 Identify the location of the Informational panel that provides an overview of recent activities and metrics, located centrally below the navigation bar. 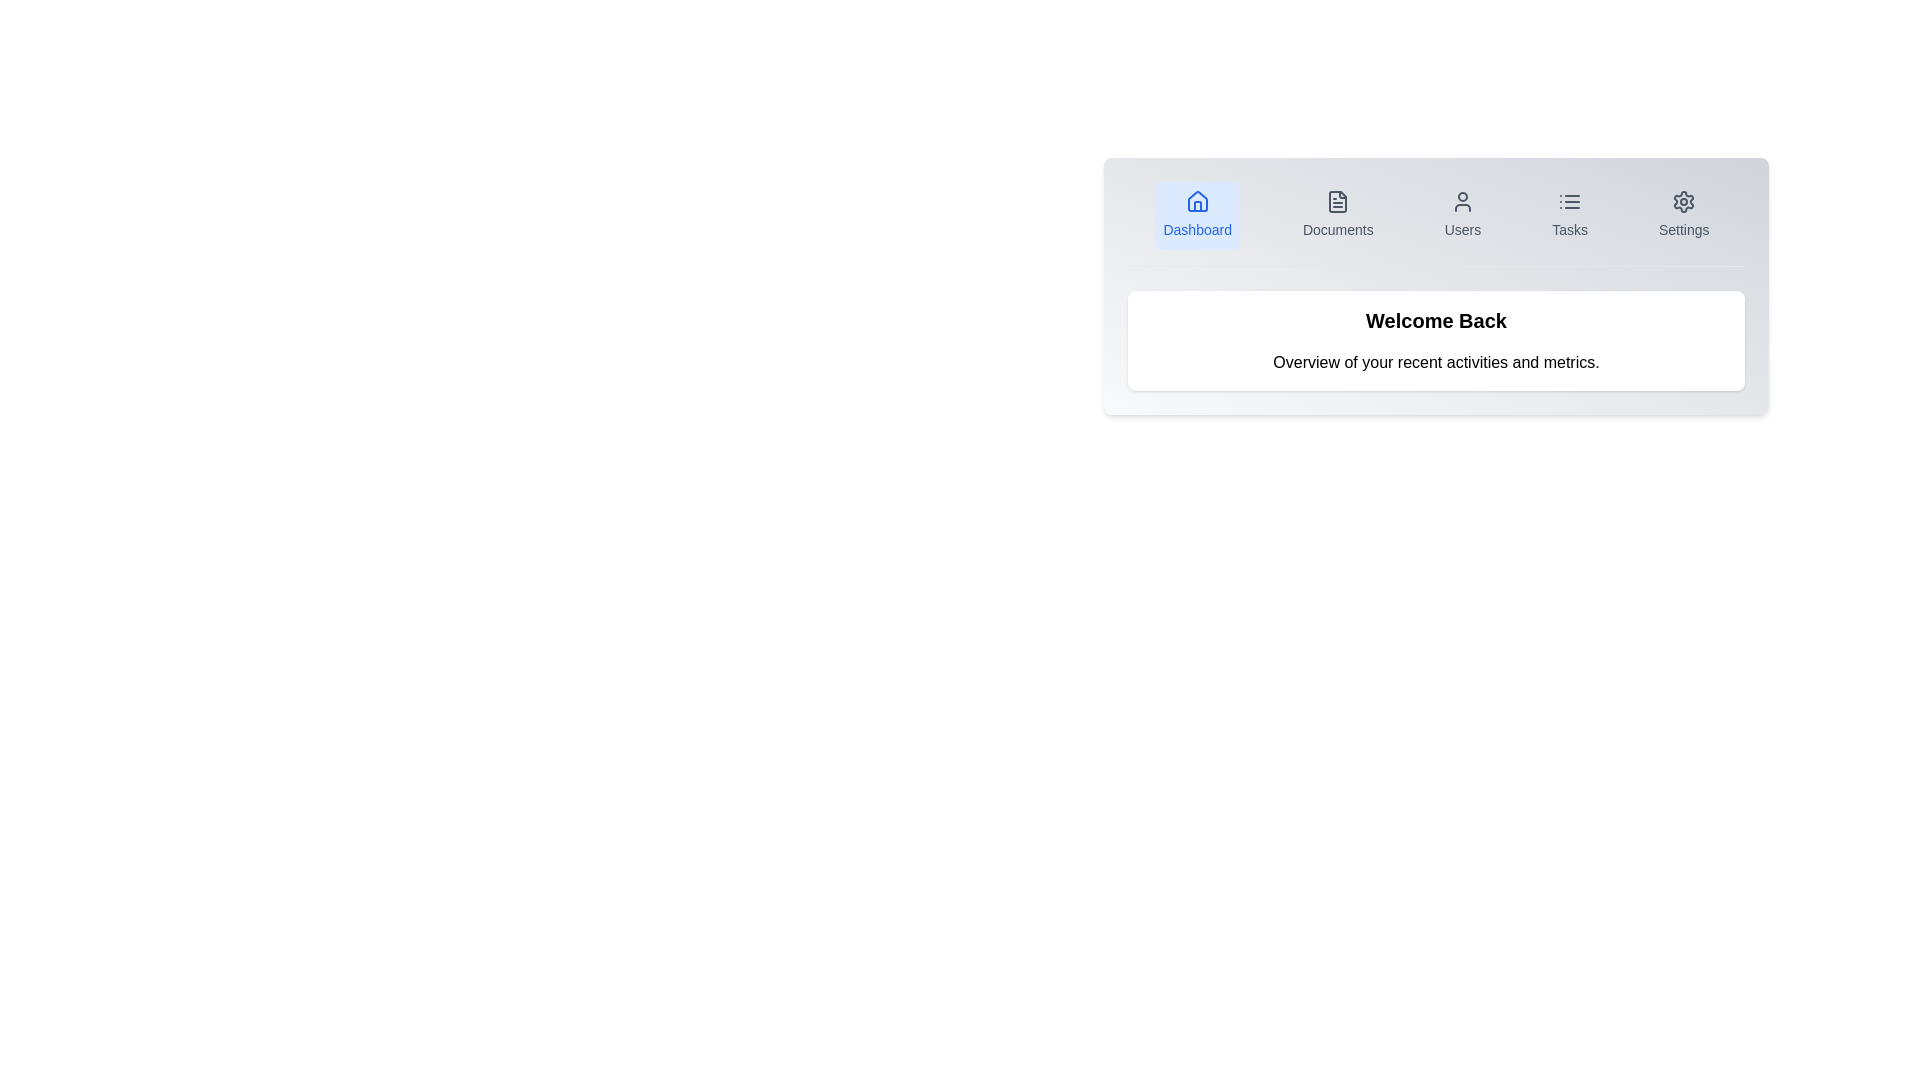
(1435, 339).